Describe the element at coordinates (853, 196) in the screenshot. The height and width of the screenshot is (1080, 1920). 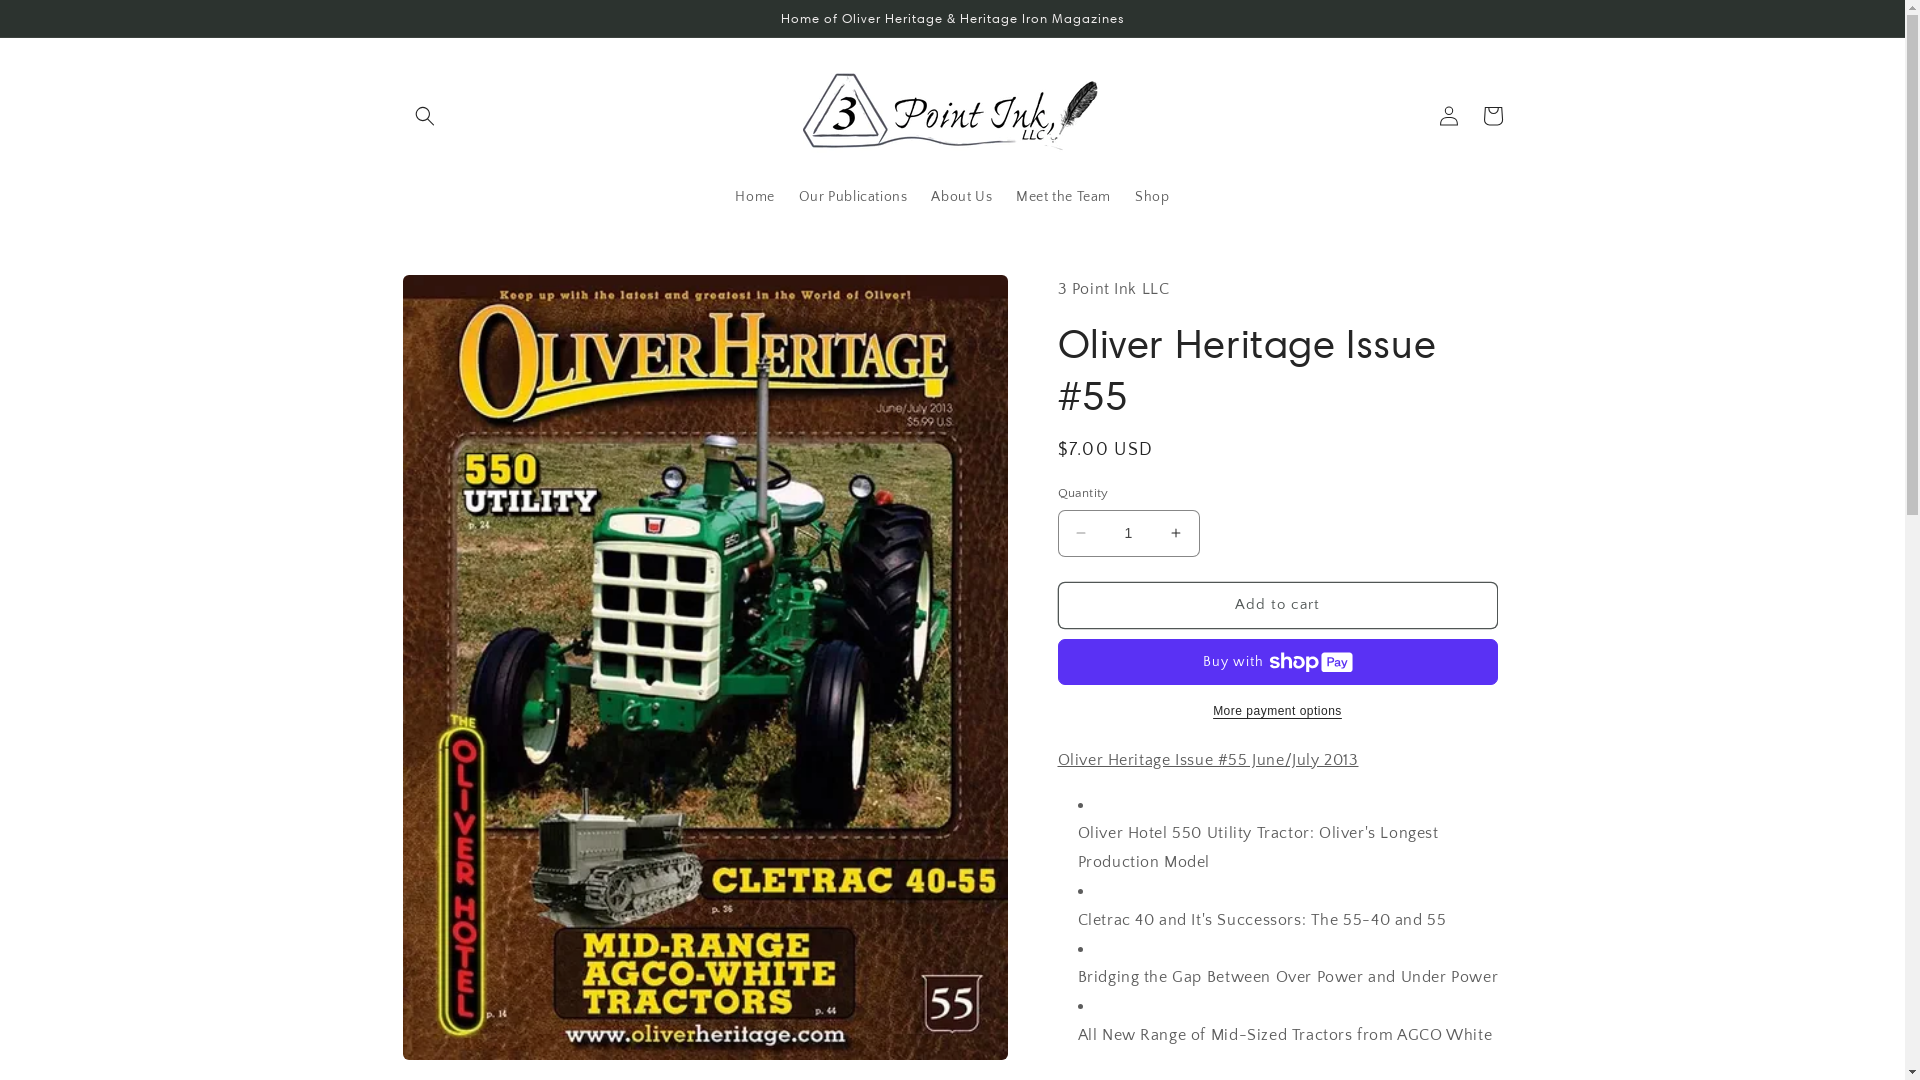
I see `'Our Publications'` at that location.